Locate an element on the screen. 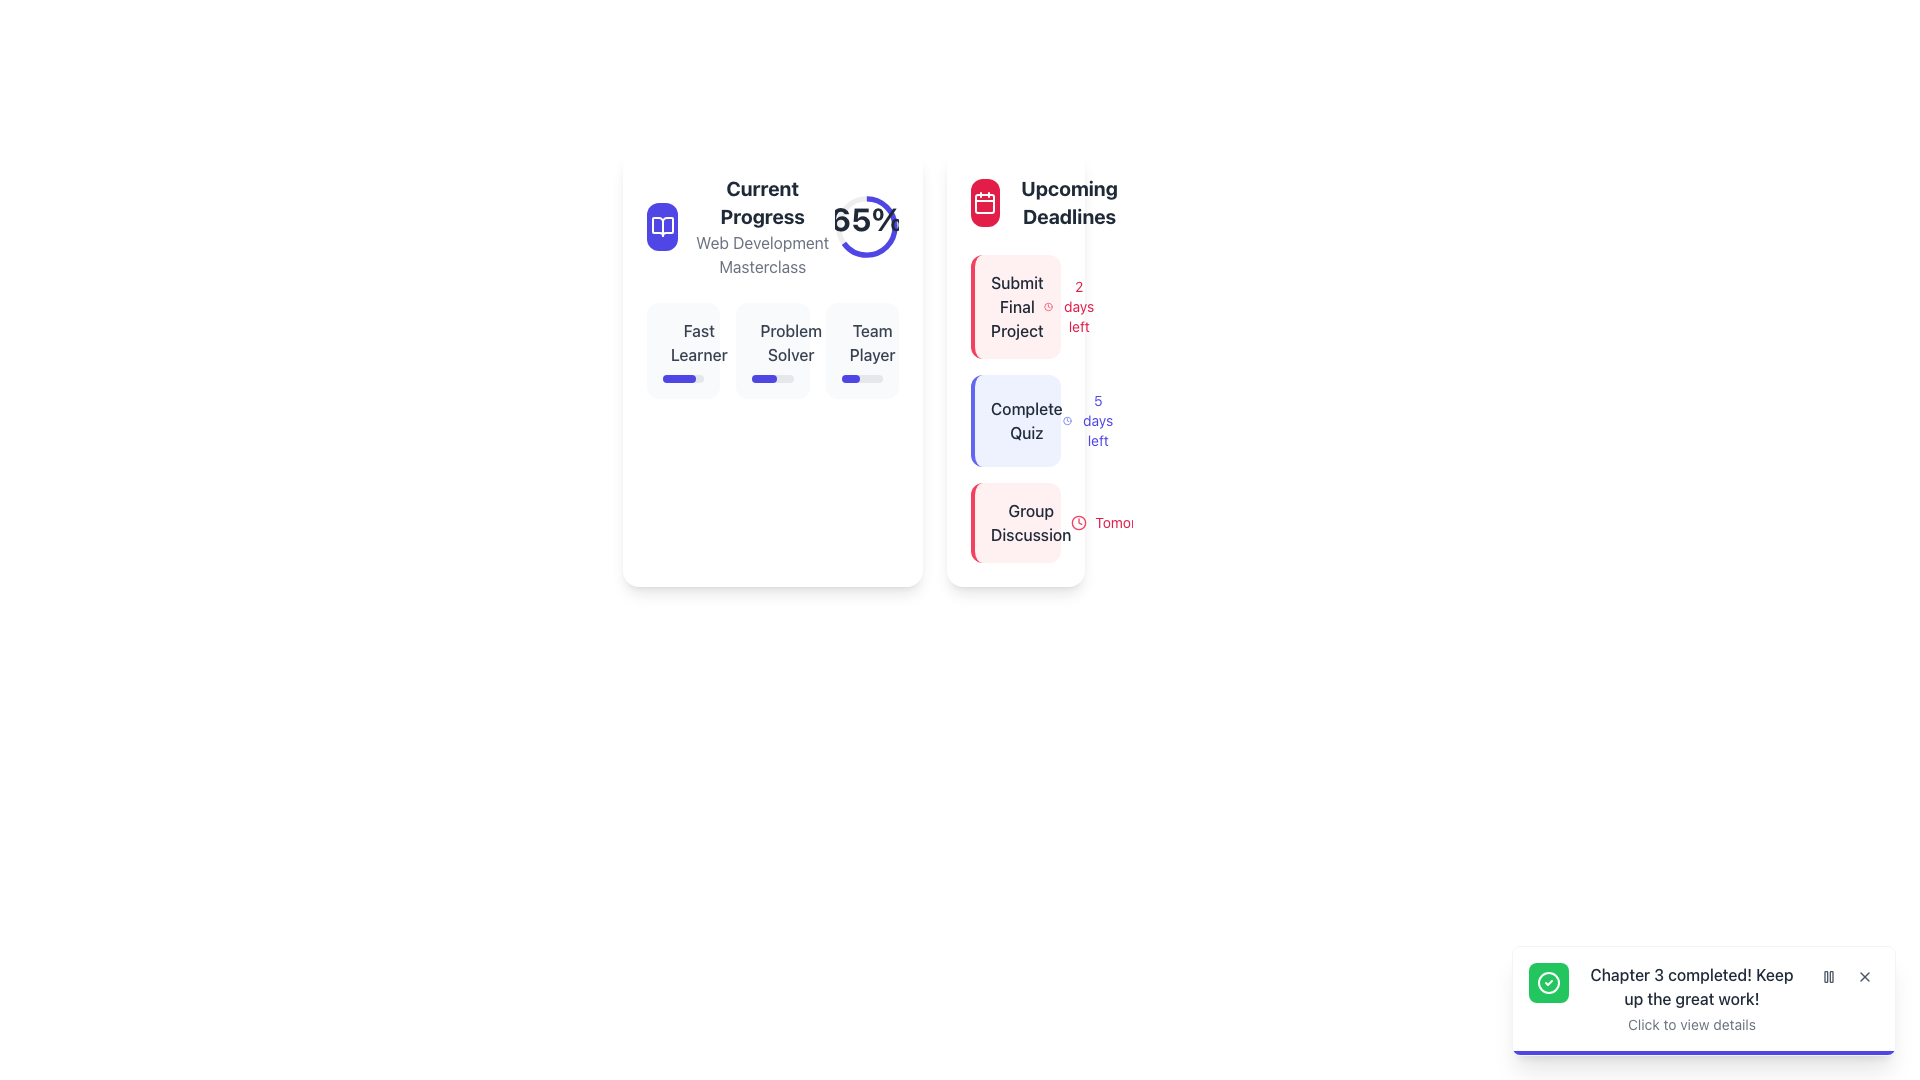 The height and width of the screenshot is (1080, 1920). the red square-shaped background icon with rounded edges containing a white calendar graphic, located in the 'Upcoming Deadlines' section is located at coordinates (985, 203).